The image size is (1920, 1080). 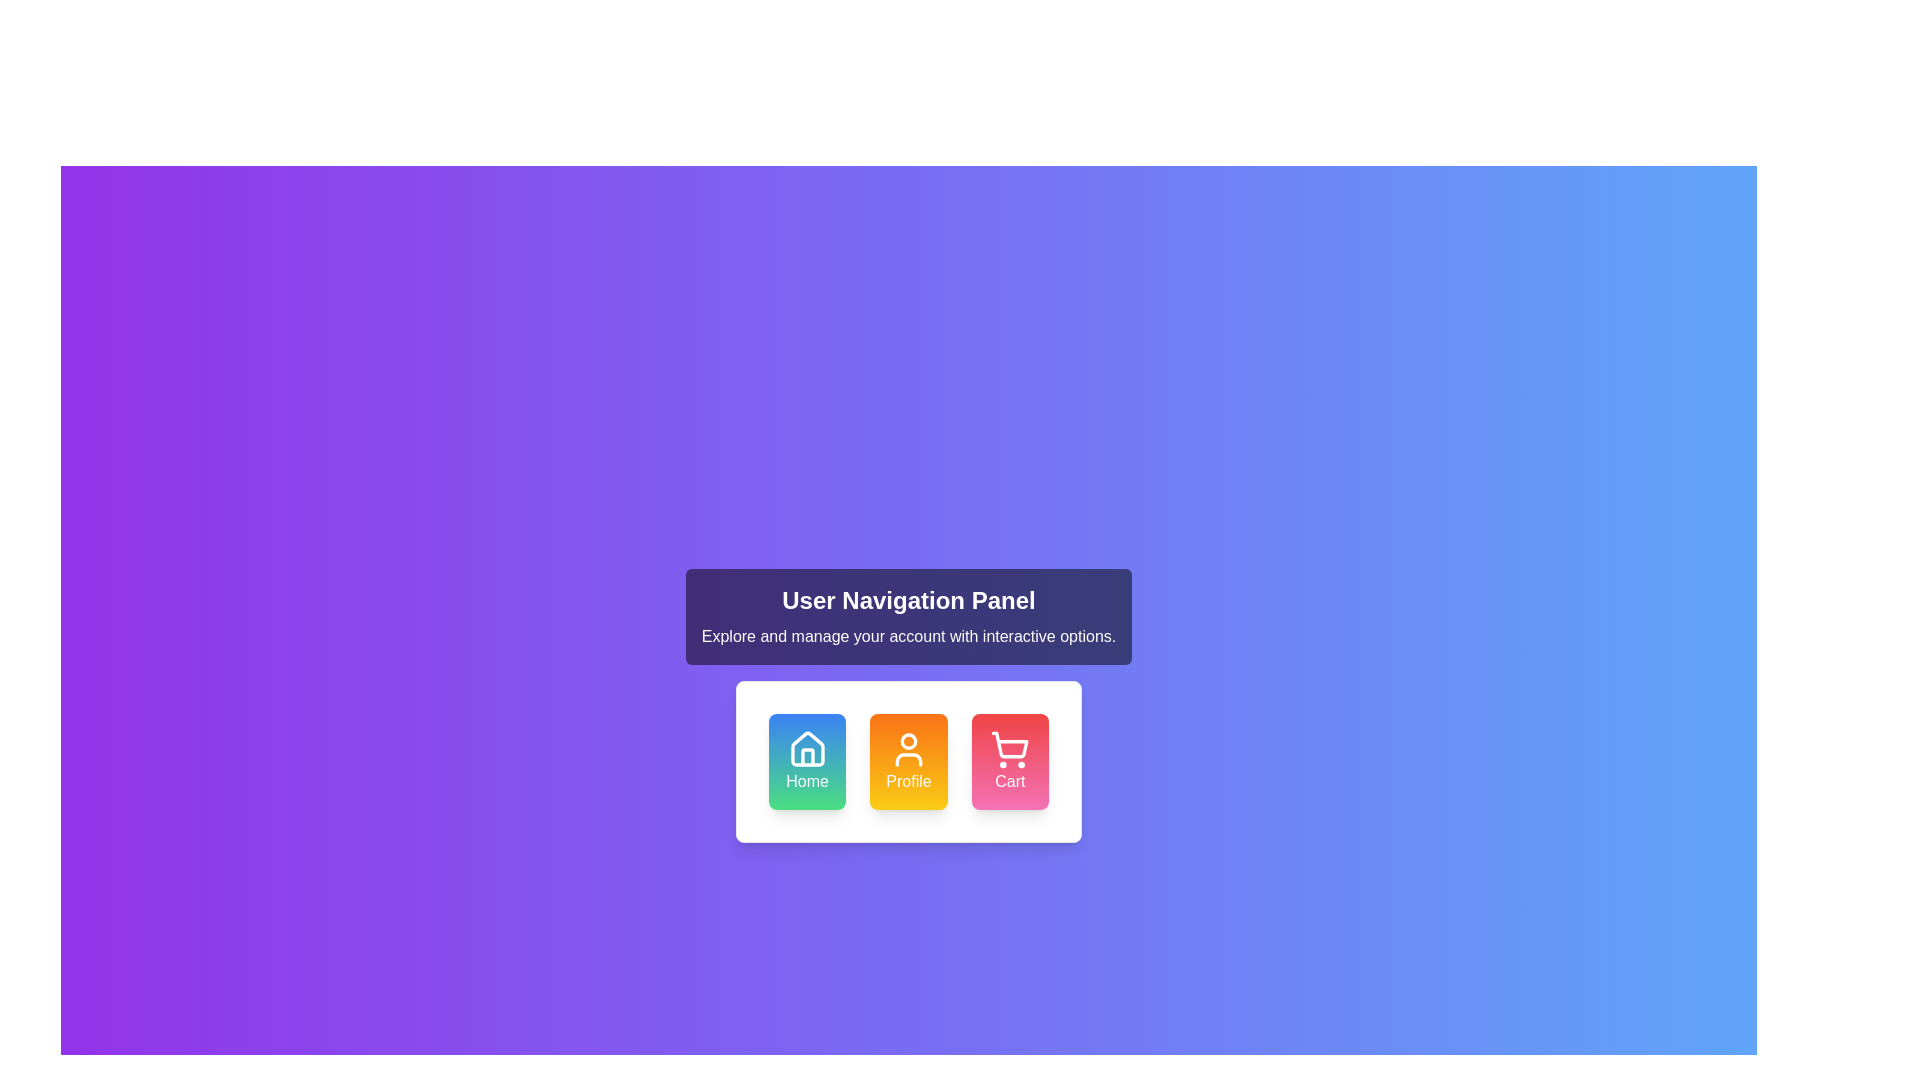 What do you see at coordinates (907, 749) in the screenshot?
I see `the circular profile icon with a yellow to orange gradient background, featuring a white line-drawn figure, located in the middle row of the 'User Navigation Panel'` at bounding box center [907, 749].